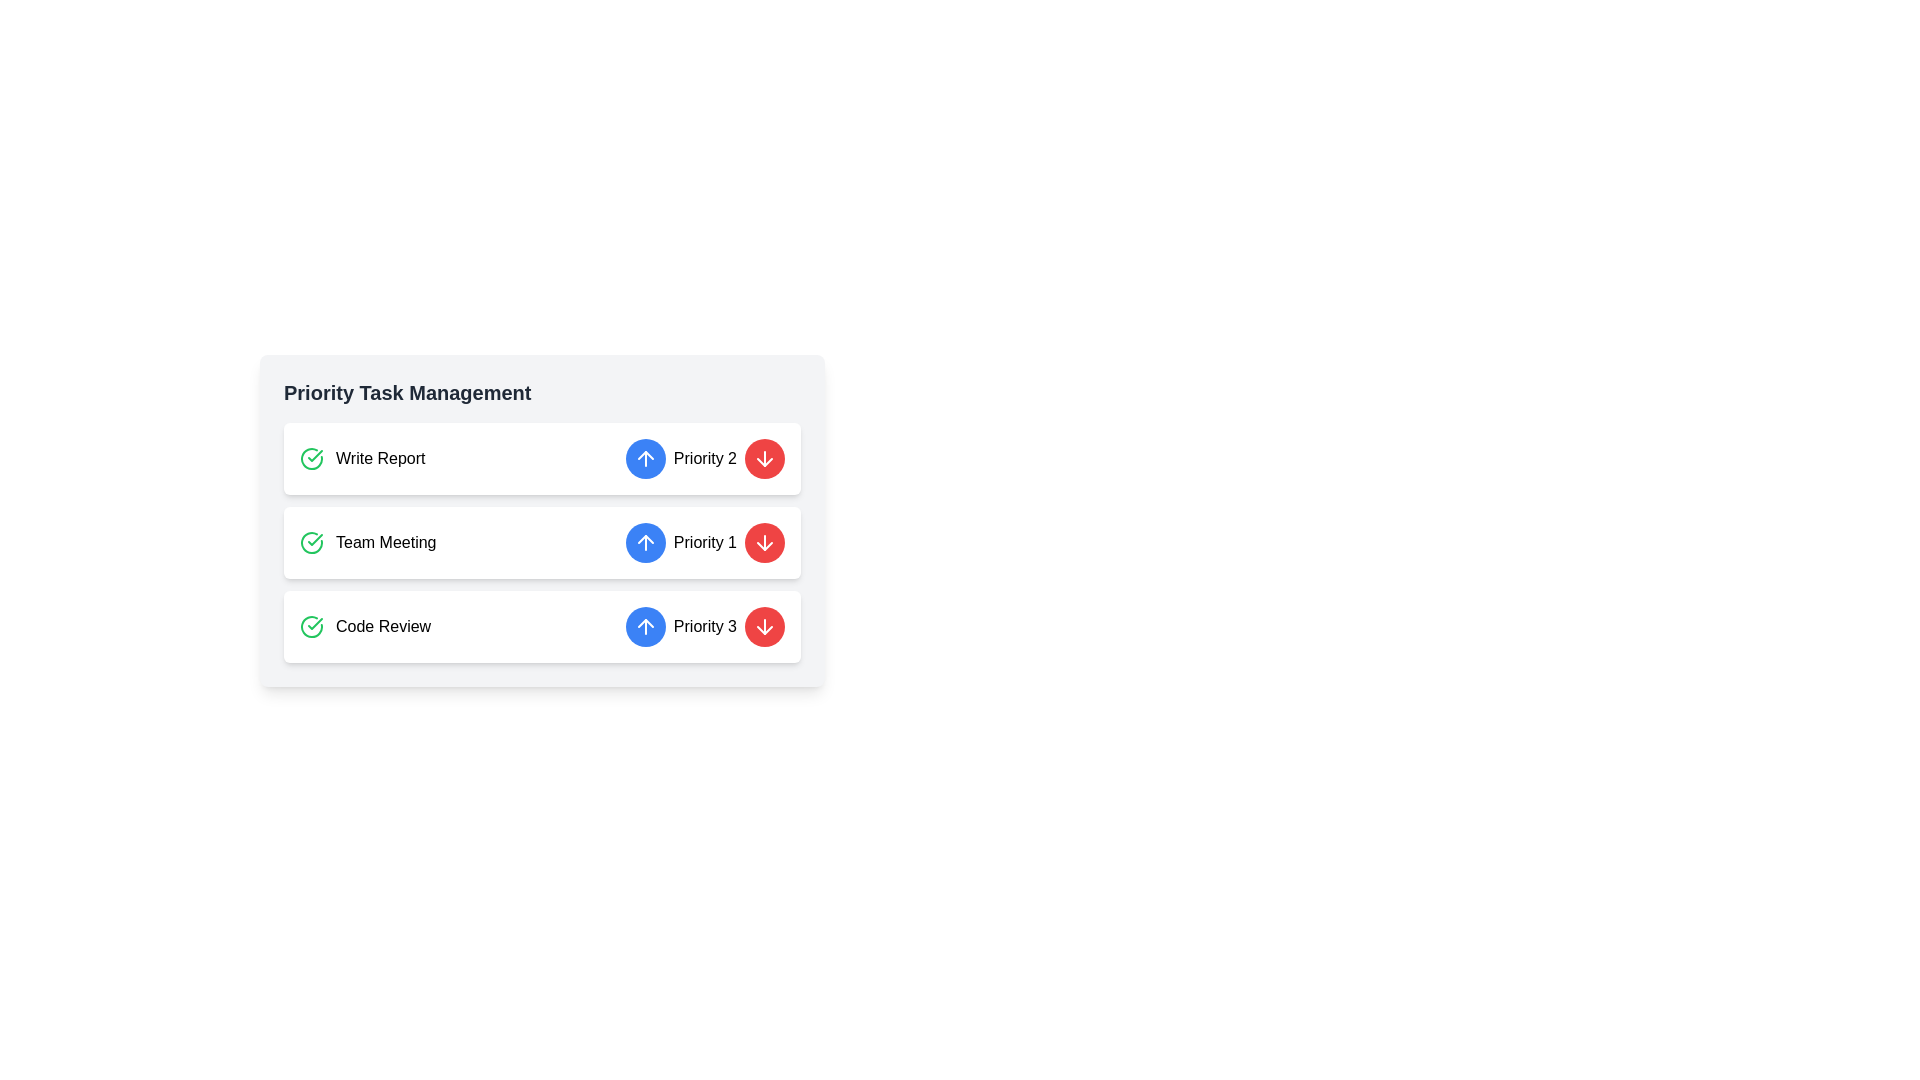 The height and width of the screenshot is (1080, 1920). What do you see at coordinates (645, 543) in the screenshot?
I see `the circular button to the left of 'Priority 1' and to the right of 'Team Meeting' to increase the task priority` at bounding box center [645, 543].